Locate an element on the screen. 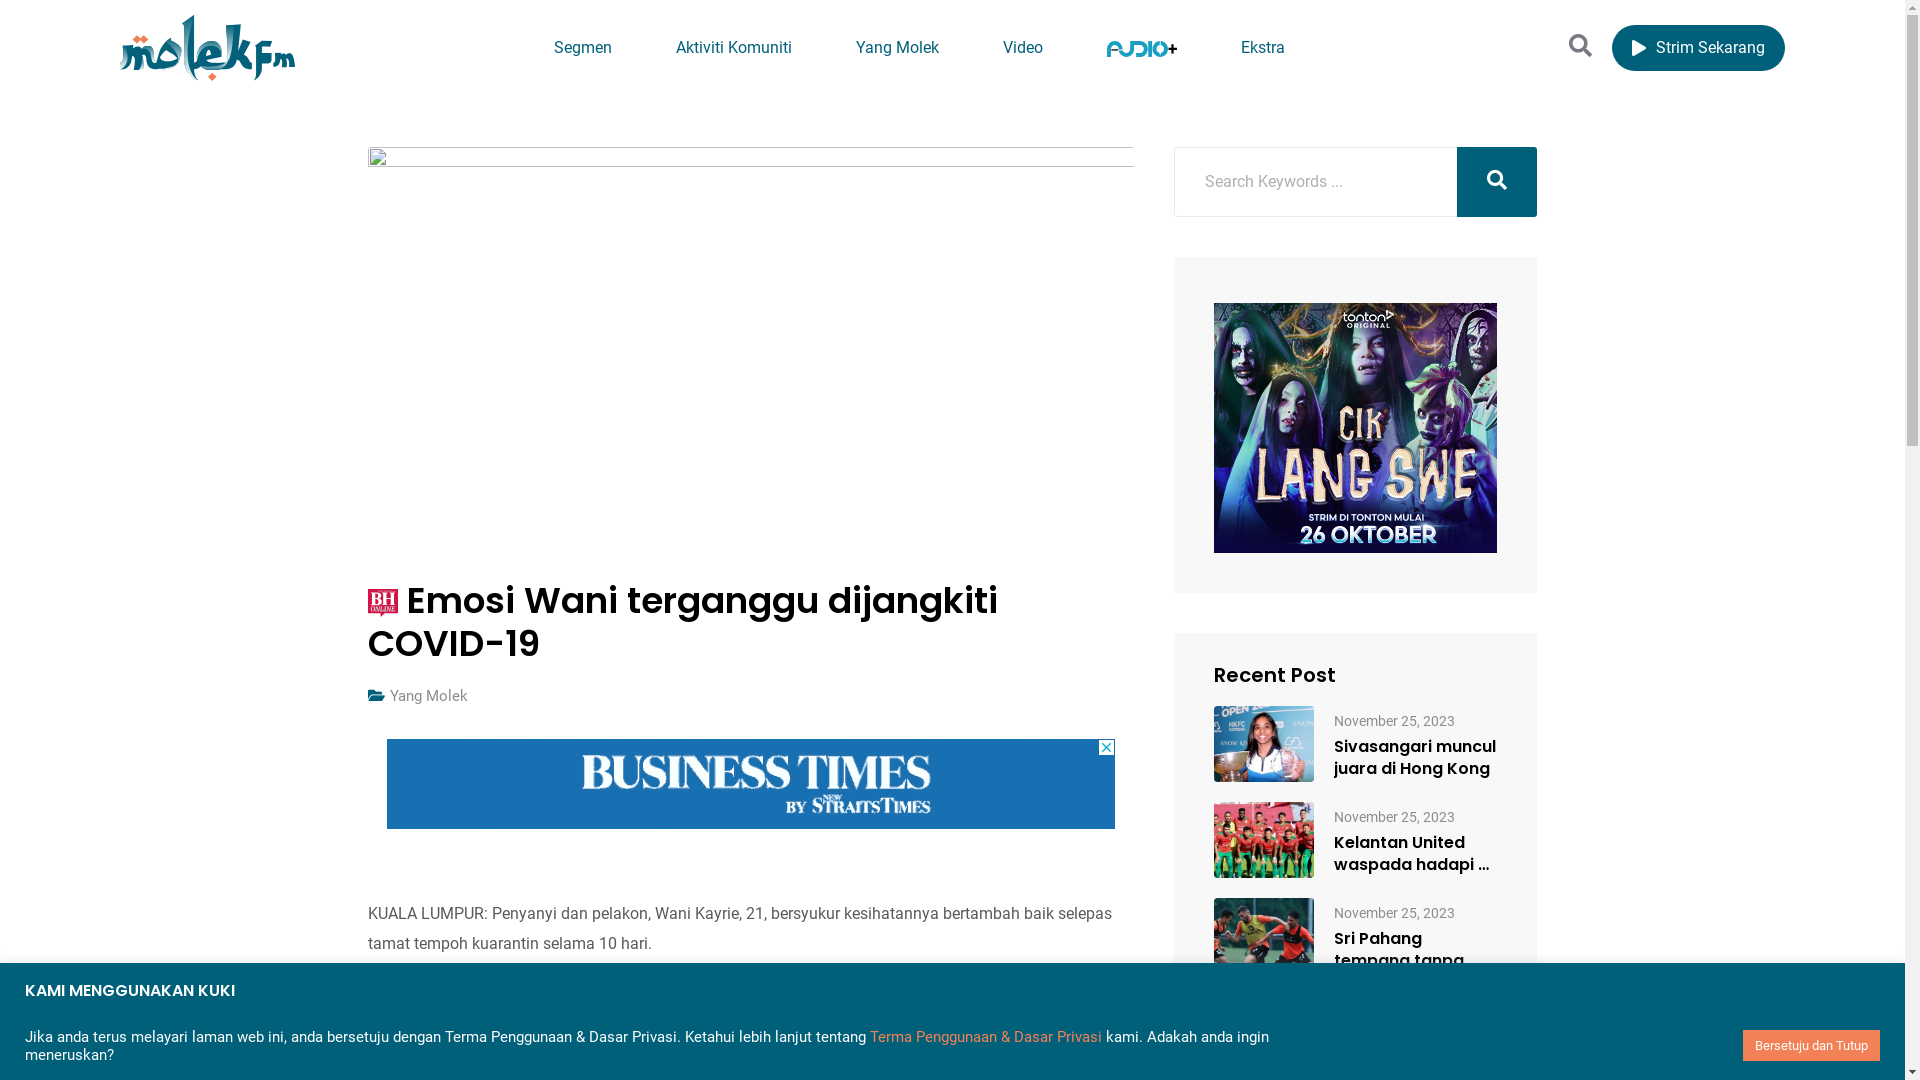 The width and height of the screenshot is (1920, 1080). ' Sri Pahang tempang tanpa lima tonggak' is located at coordinates (1262, 936).